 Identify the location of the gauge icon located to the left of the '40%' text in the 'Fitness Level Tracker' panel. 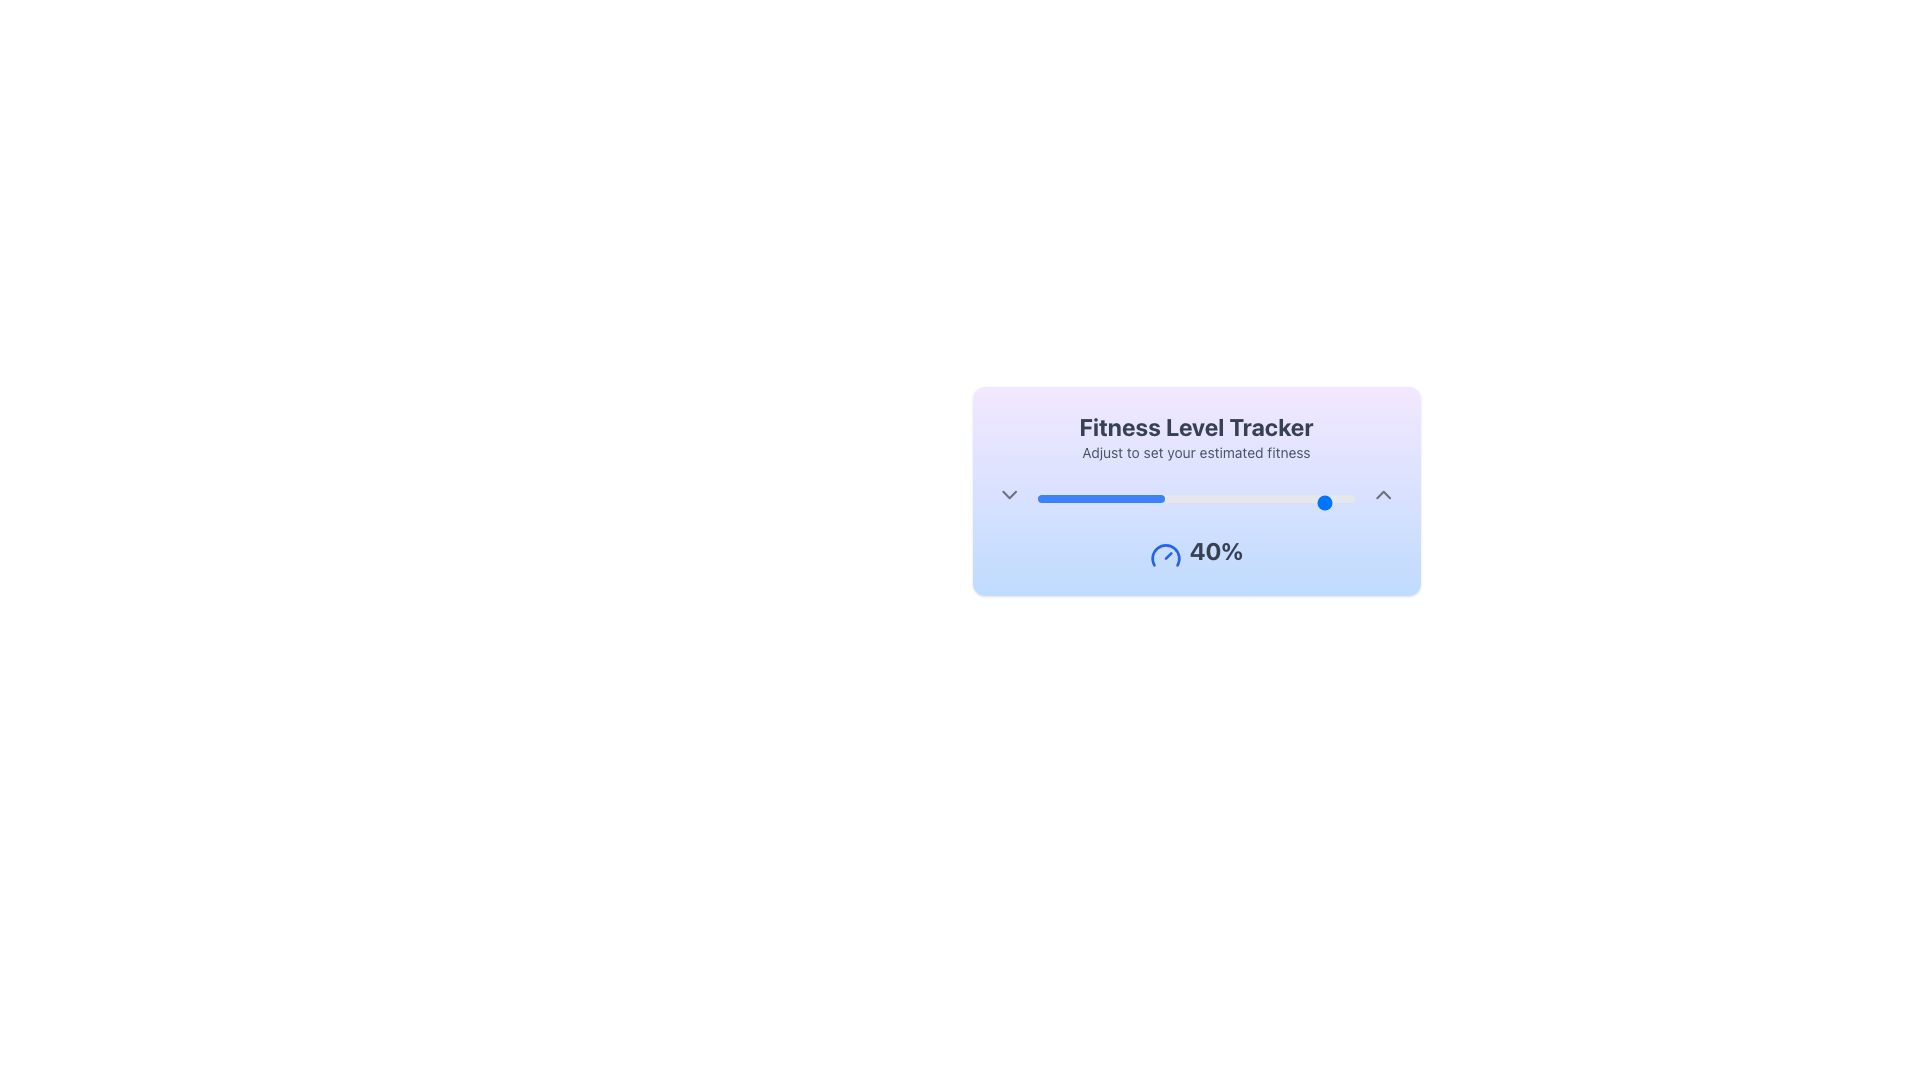
(1165, 555).